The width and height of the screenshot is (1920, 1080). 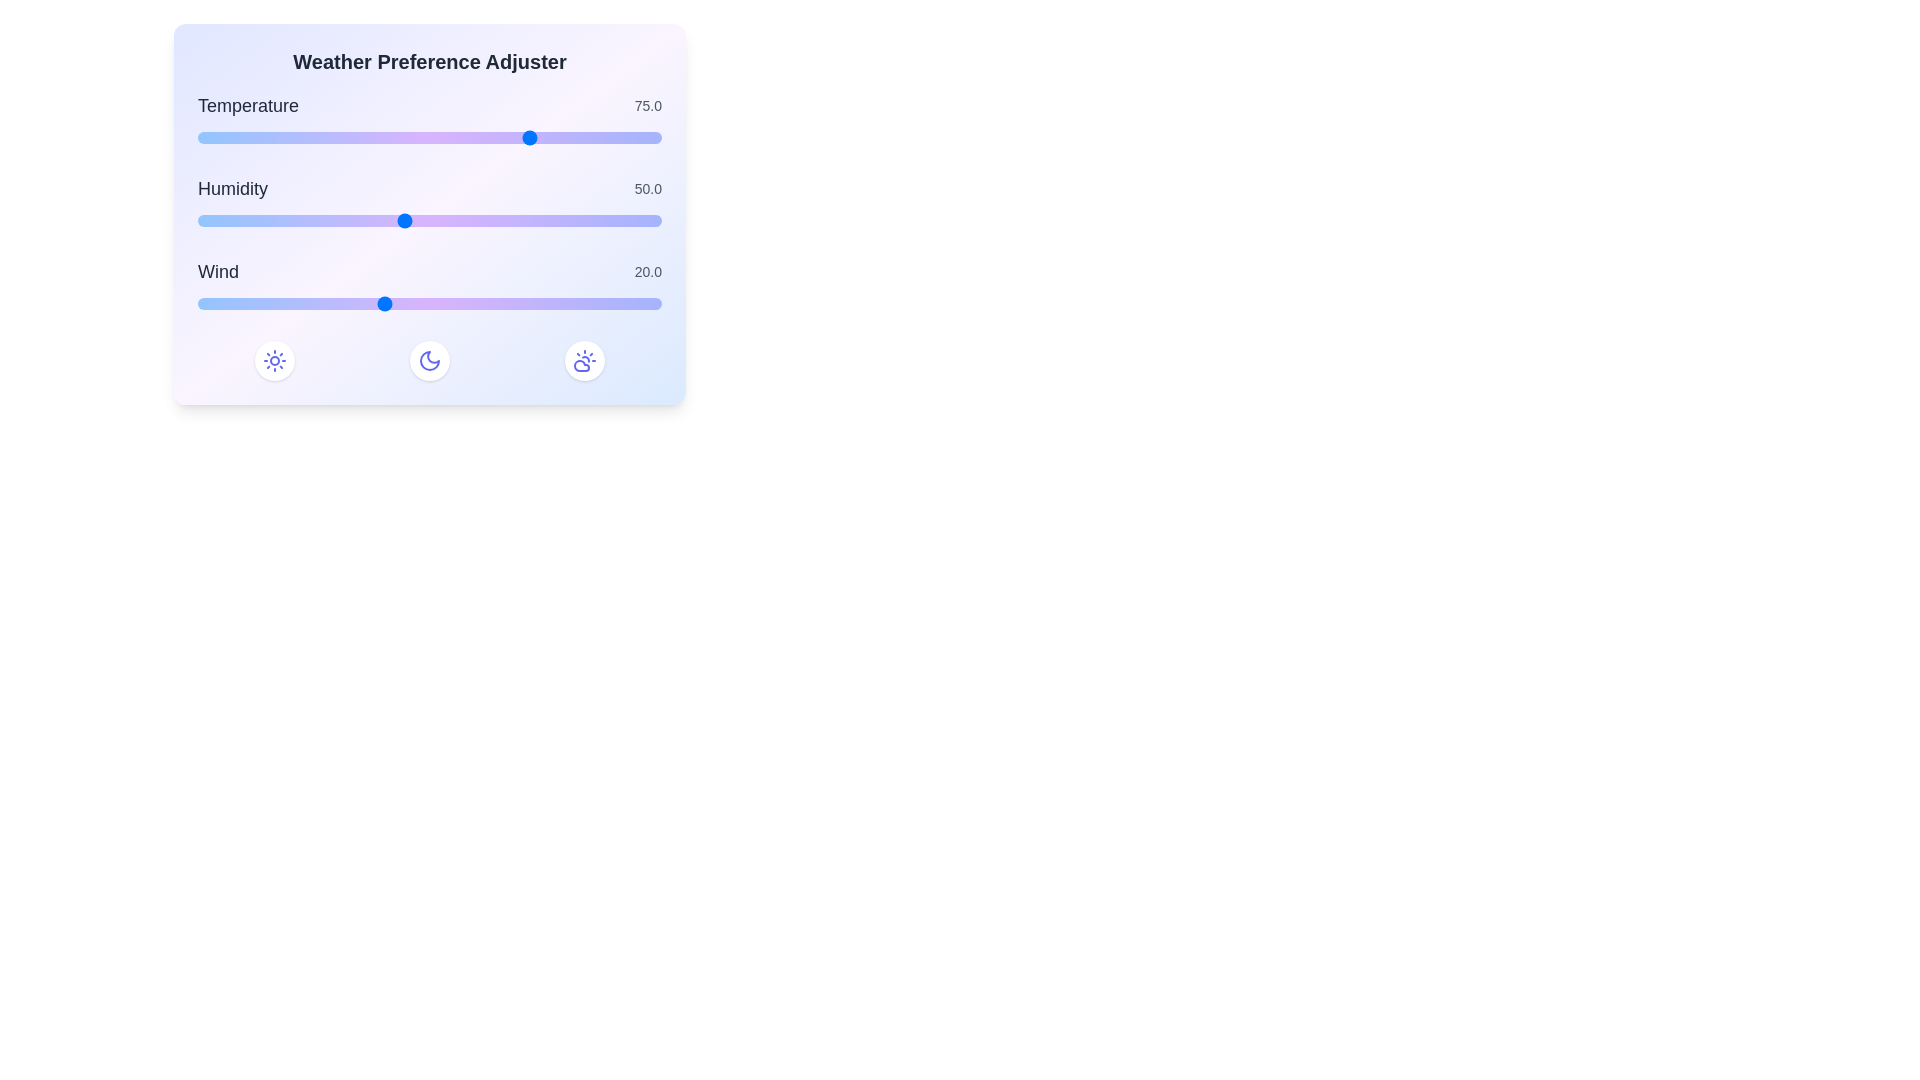 What do you see at coordinates (623, 304) in the screenshot?
I see `wind preference` at bounding box center [623, 304].